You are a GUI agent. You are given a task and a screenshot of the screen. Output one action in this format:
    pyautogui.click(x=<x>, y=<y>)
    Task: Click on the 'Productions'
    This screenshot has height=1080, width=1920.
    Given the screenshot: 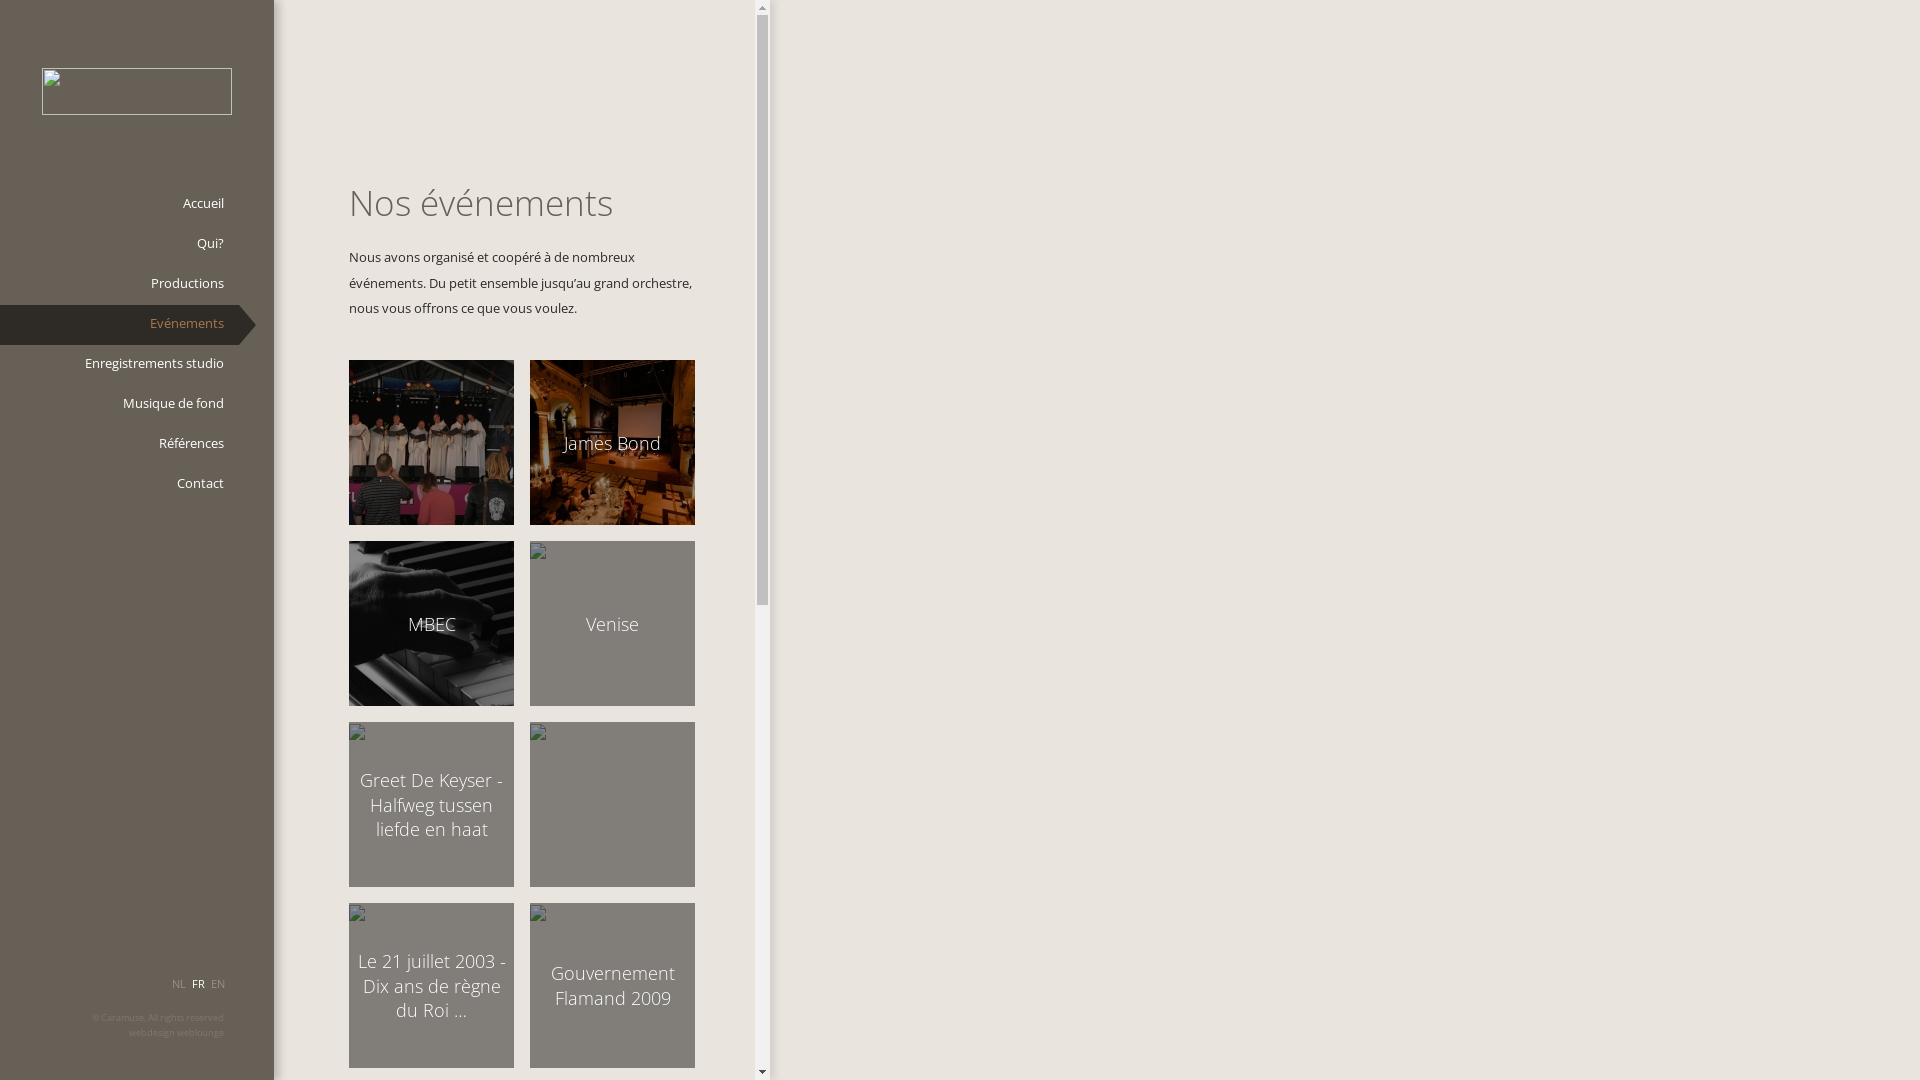 What is the action you would take?
    pyautogui.click(x=118, y=285)
    